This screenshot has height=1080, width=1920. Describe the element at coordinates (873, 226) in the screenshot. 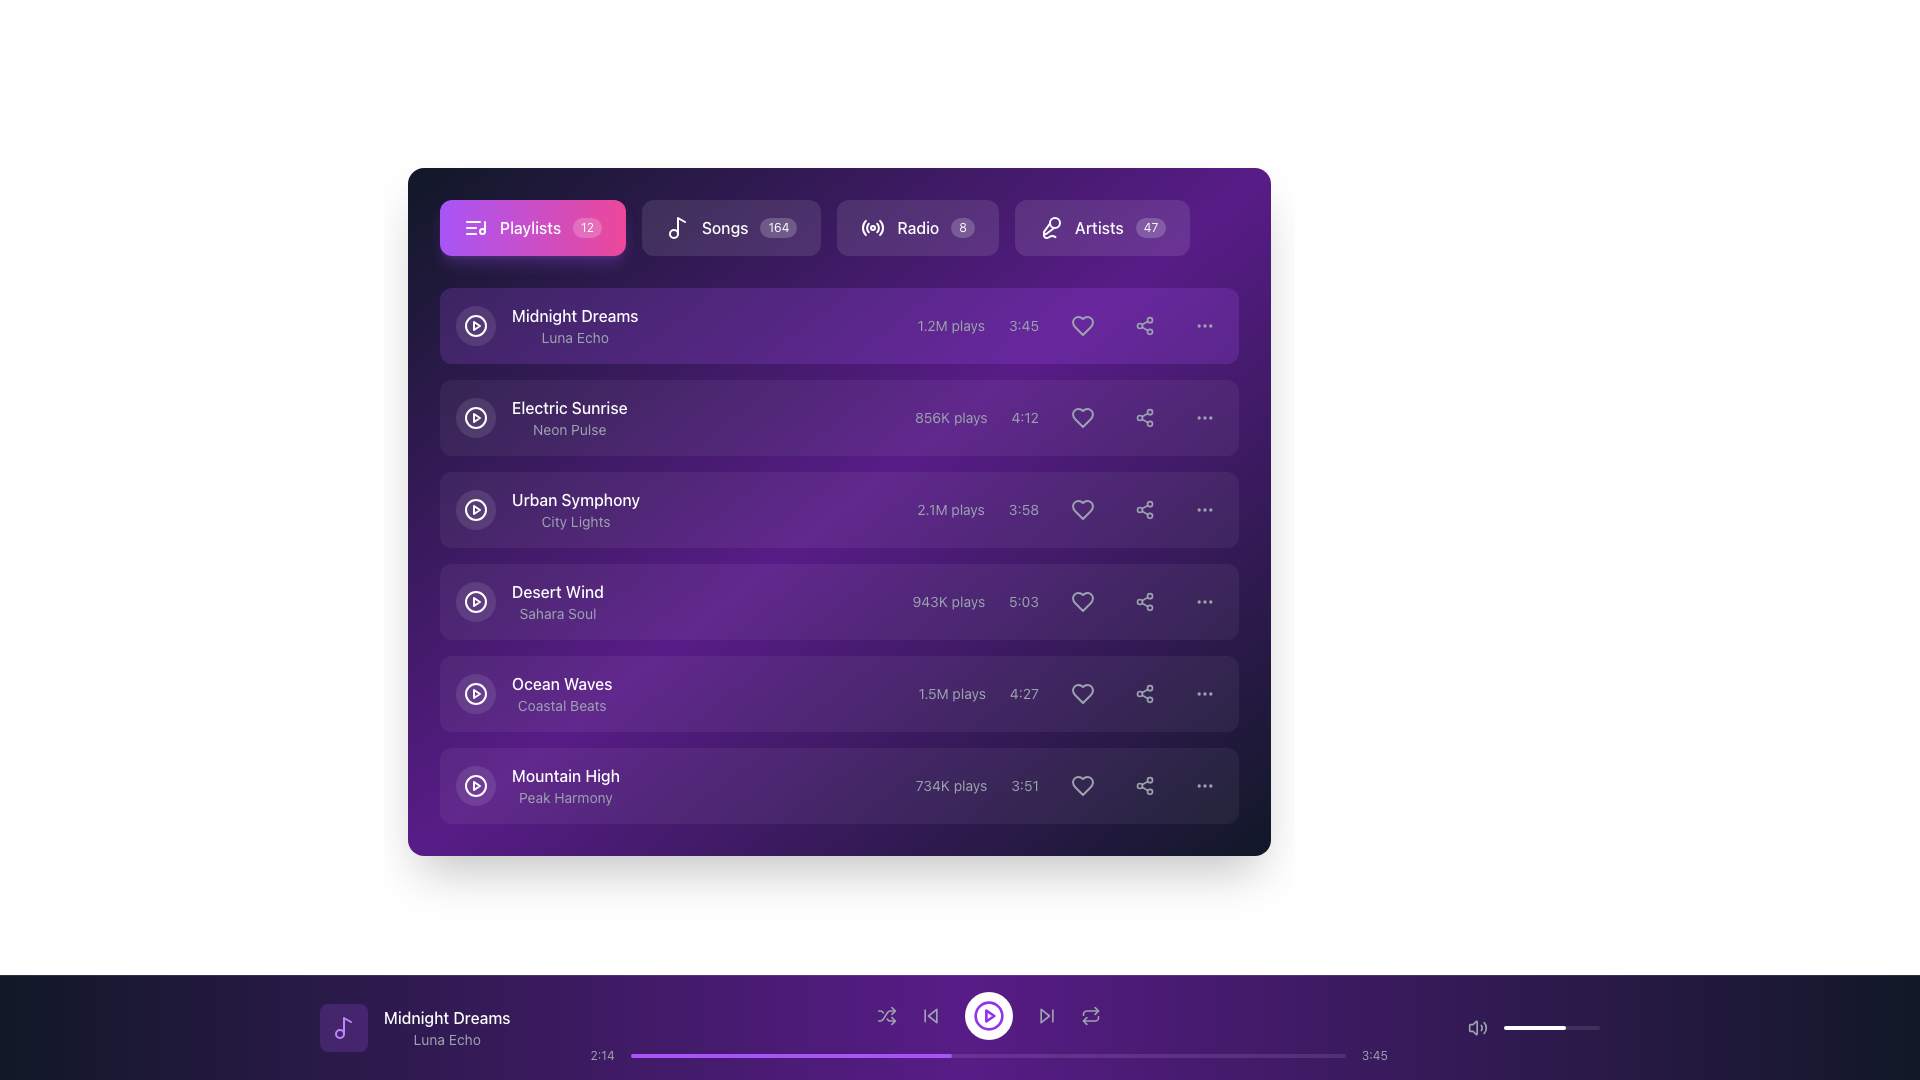

I see `the circular radio waves icon located within the 'Radio' button in the top menu` at that location.